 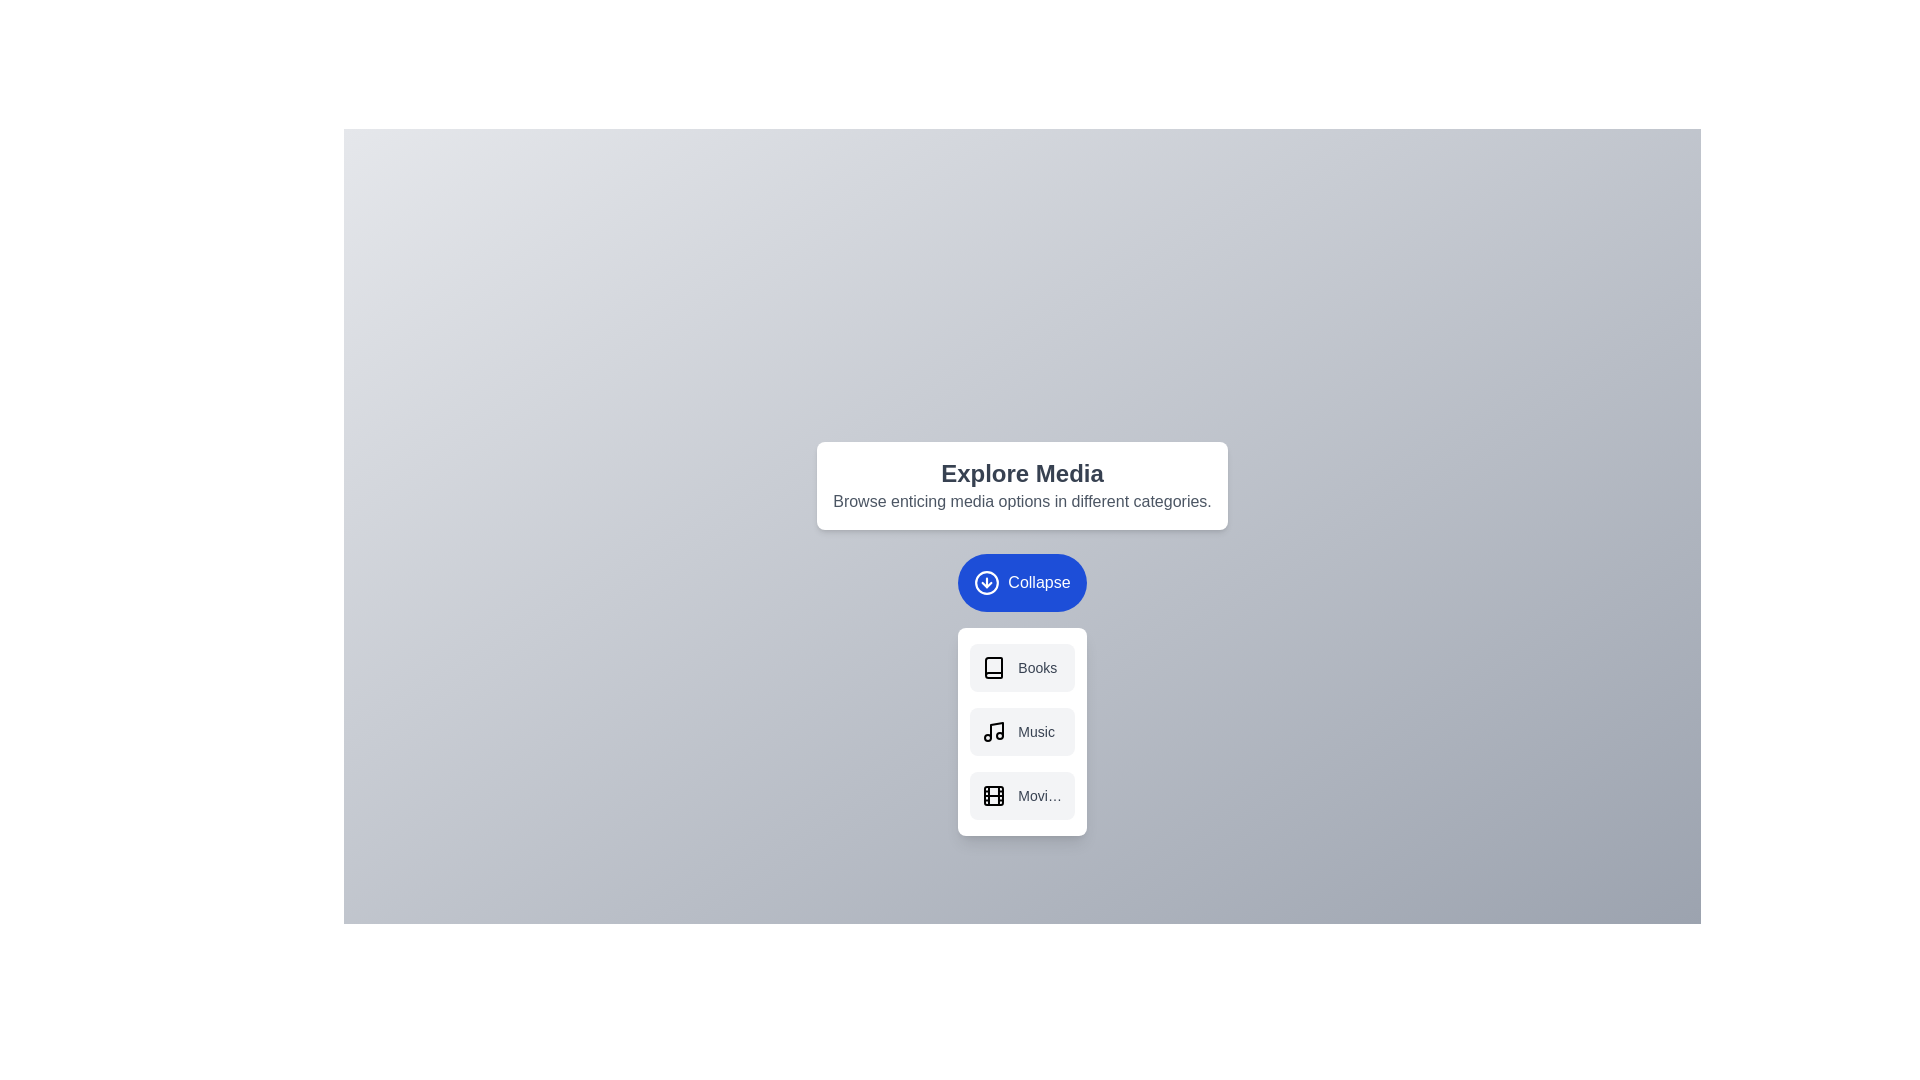 I want to click on the media type Movies from the menu, so click(x=1022, y=793).